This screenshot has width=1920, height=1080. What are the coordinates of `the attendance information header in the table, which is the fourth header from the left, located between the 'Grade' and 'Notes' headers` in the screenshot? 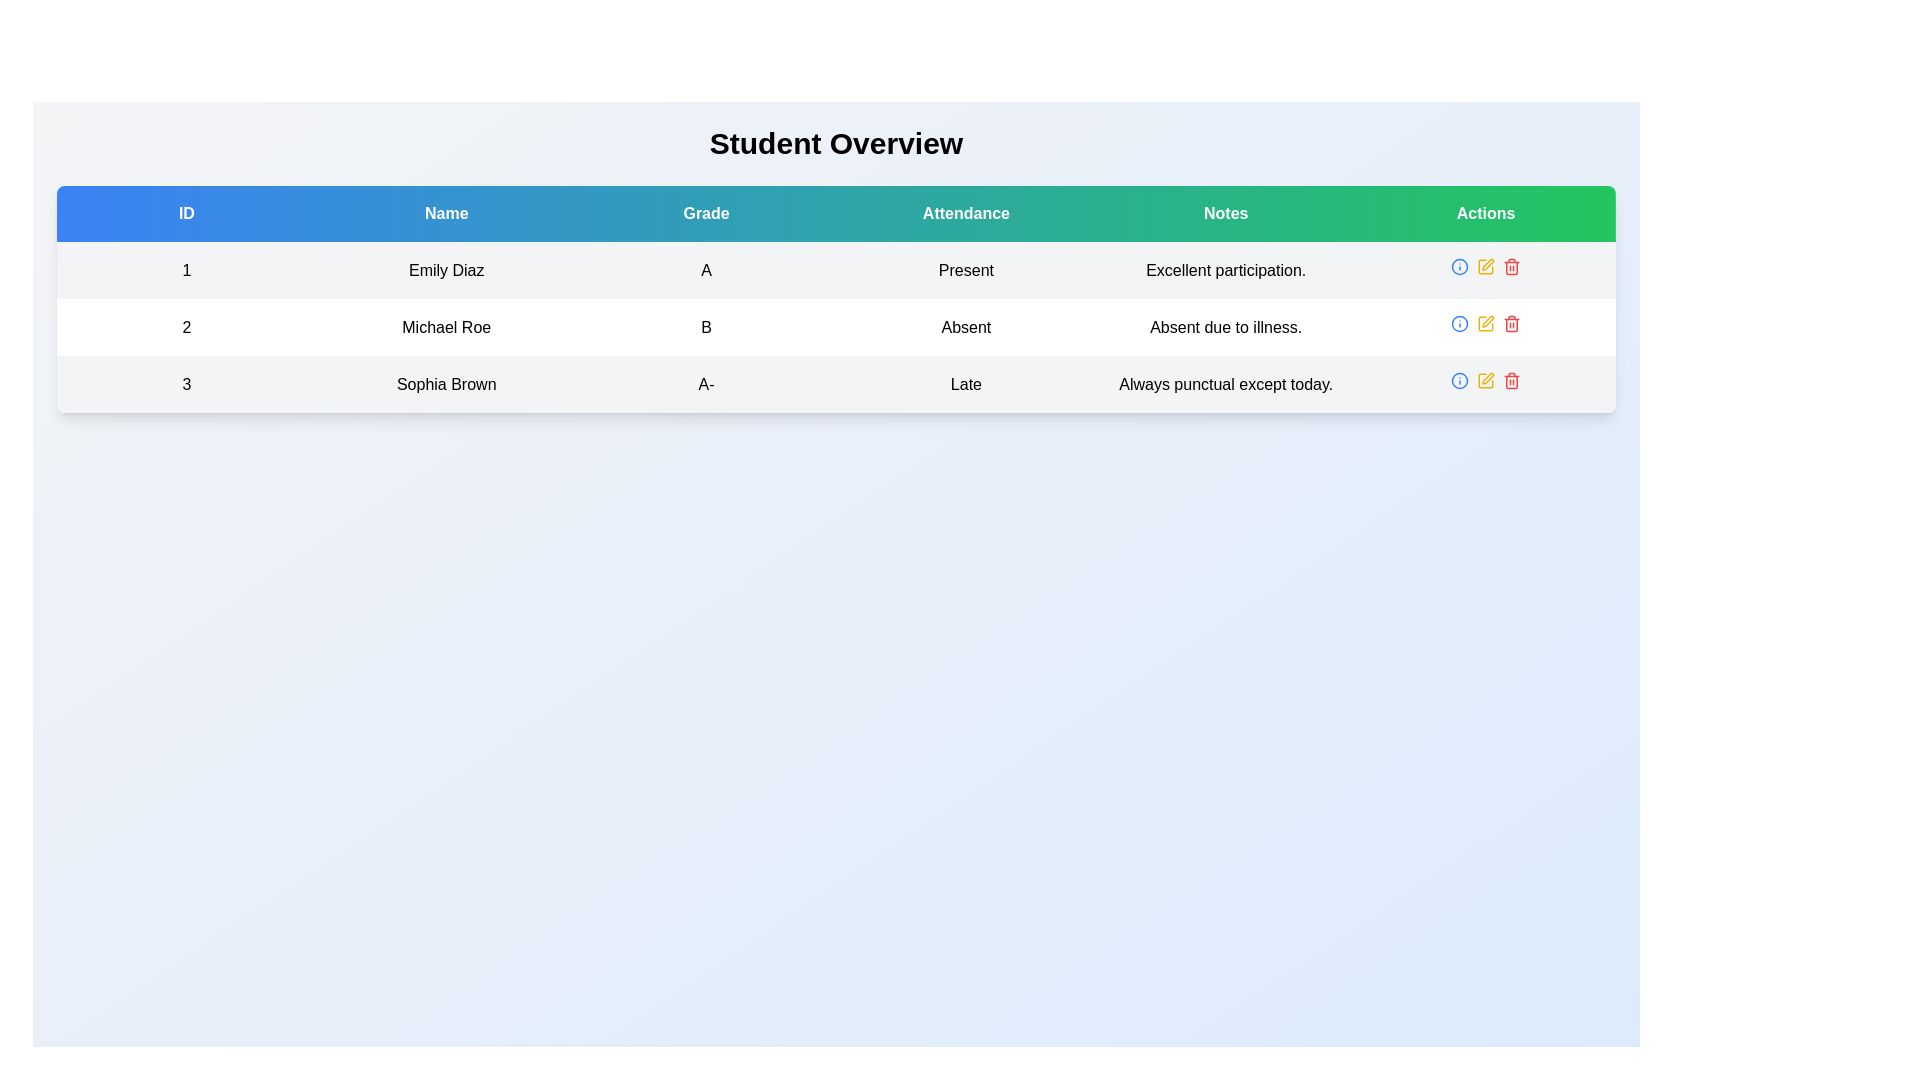 It's located at (966, 213).